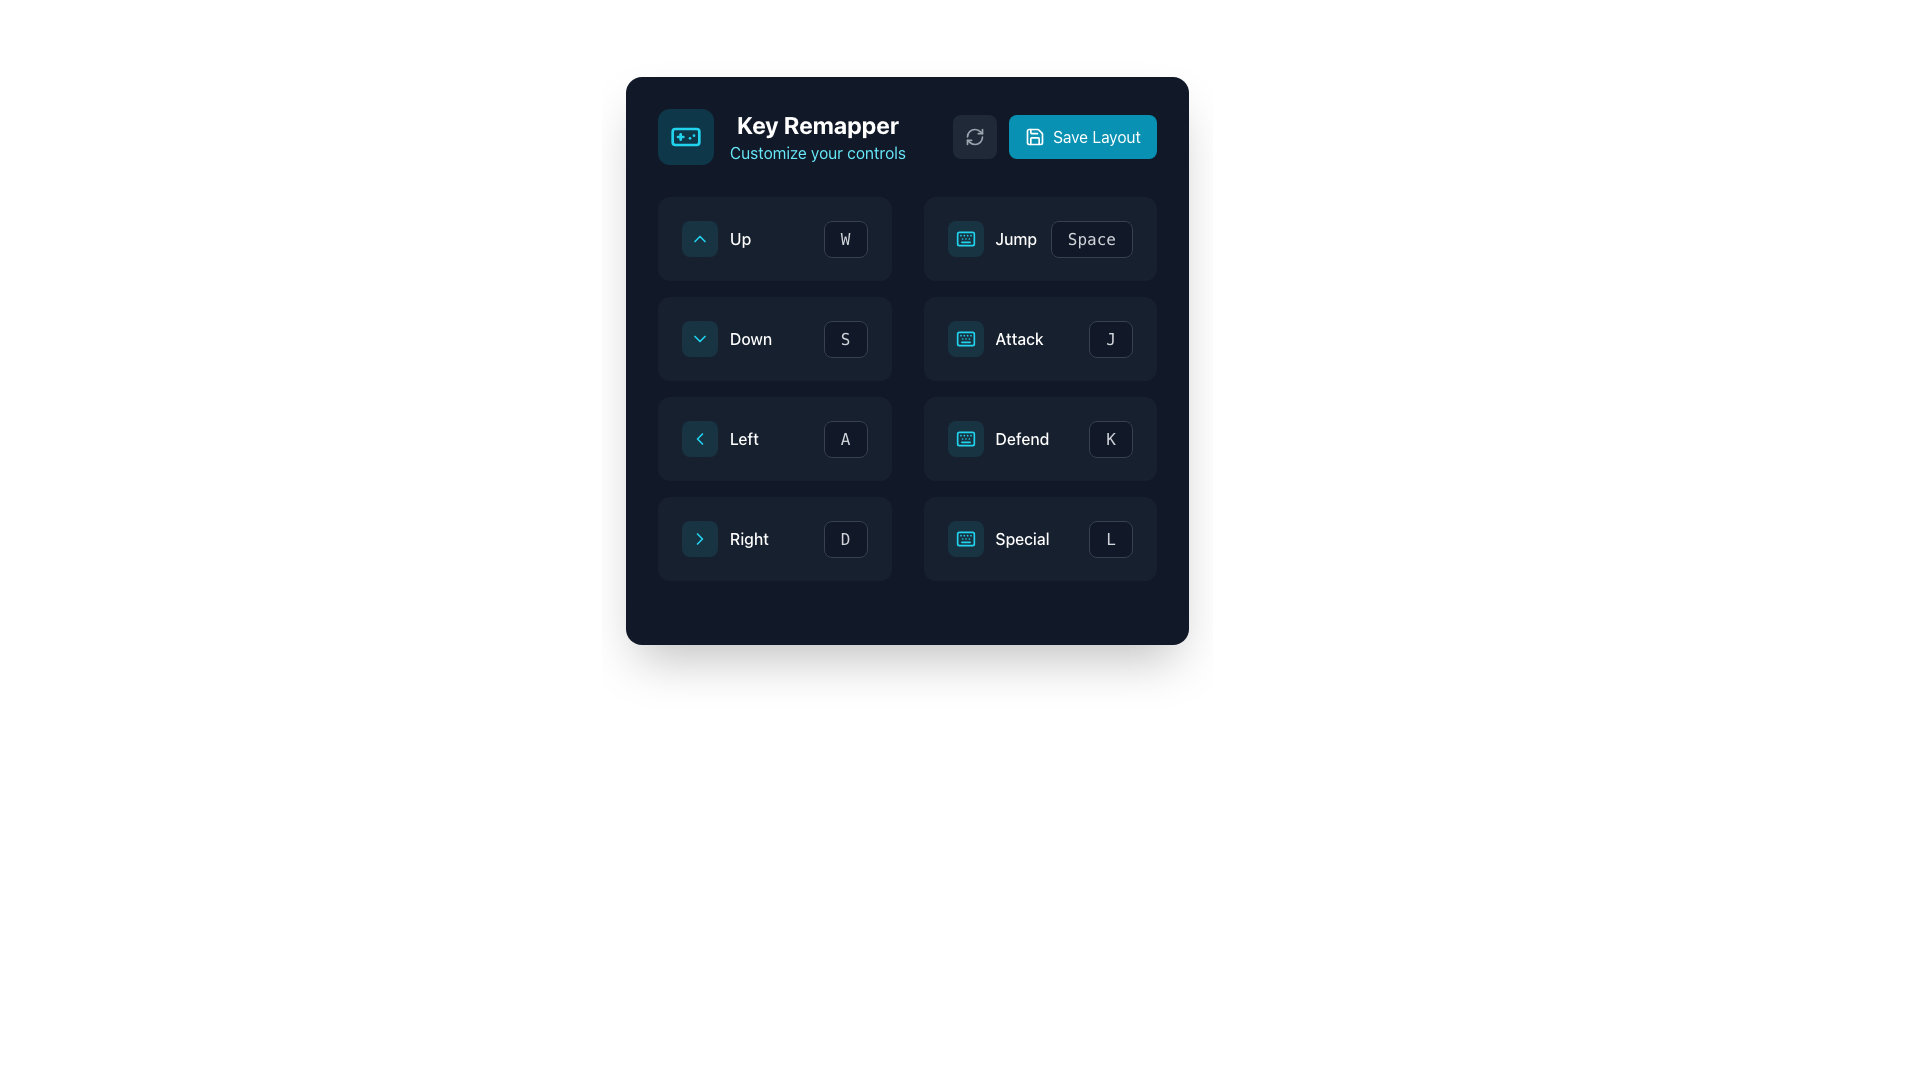 This screenshot has width=1920, height=1080. I want to click on the 'Left' action element, which is represented by a Text and Icon in the control remapping interface, located in the middle row and first column of the grid, so click(720, 438).